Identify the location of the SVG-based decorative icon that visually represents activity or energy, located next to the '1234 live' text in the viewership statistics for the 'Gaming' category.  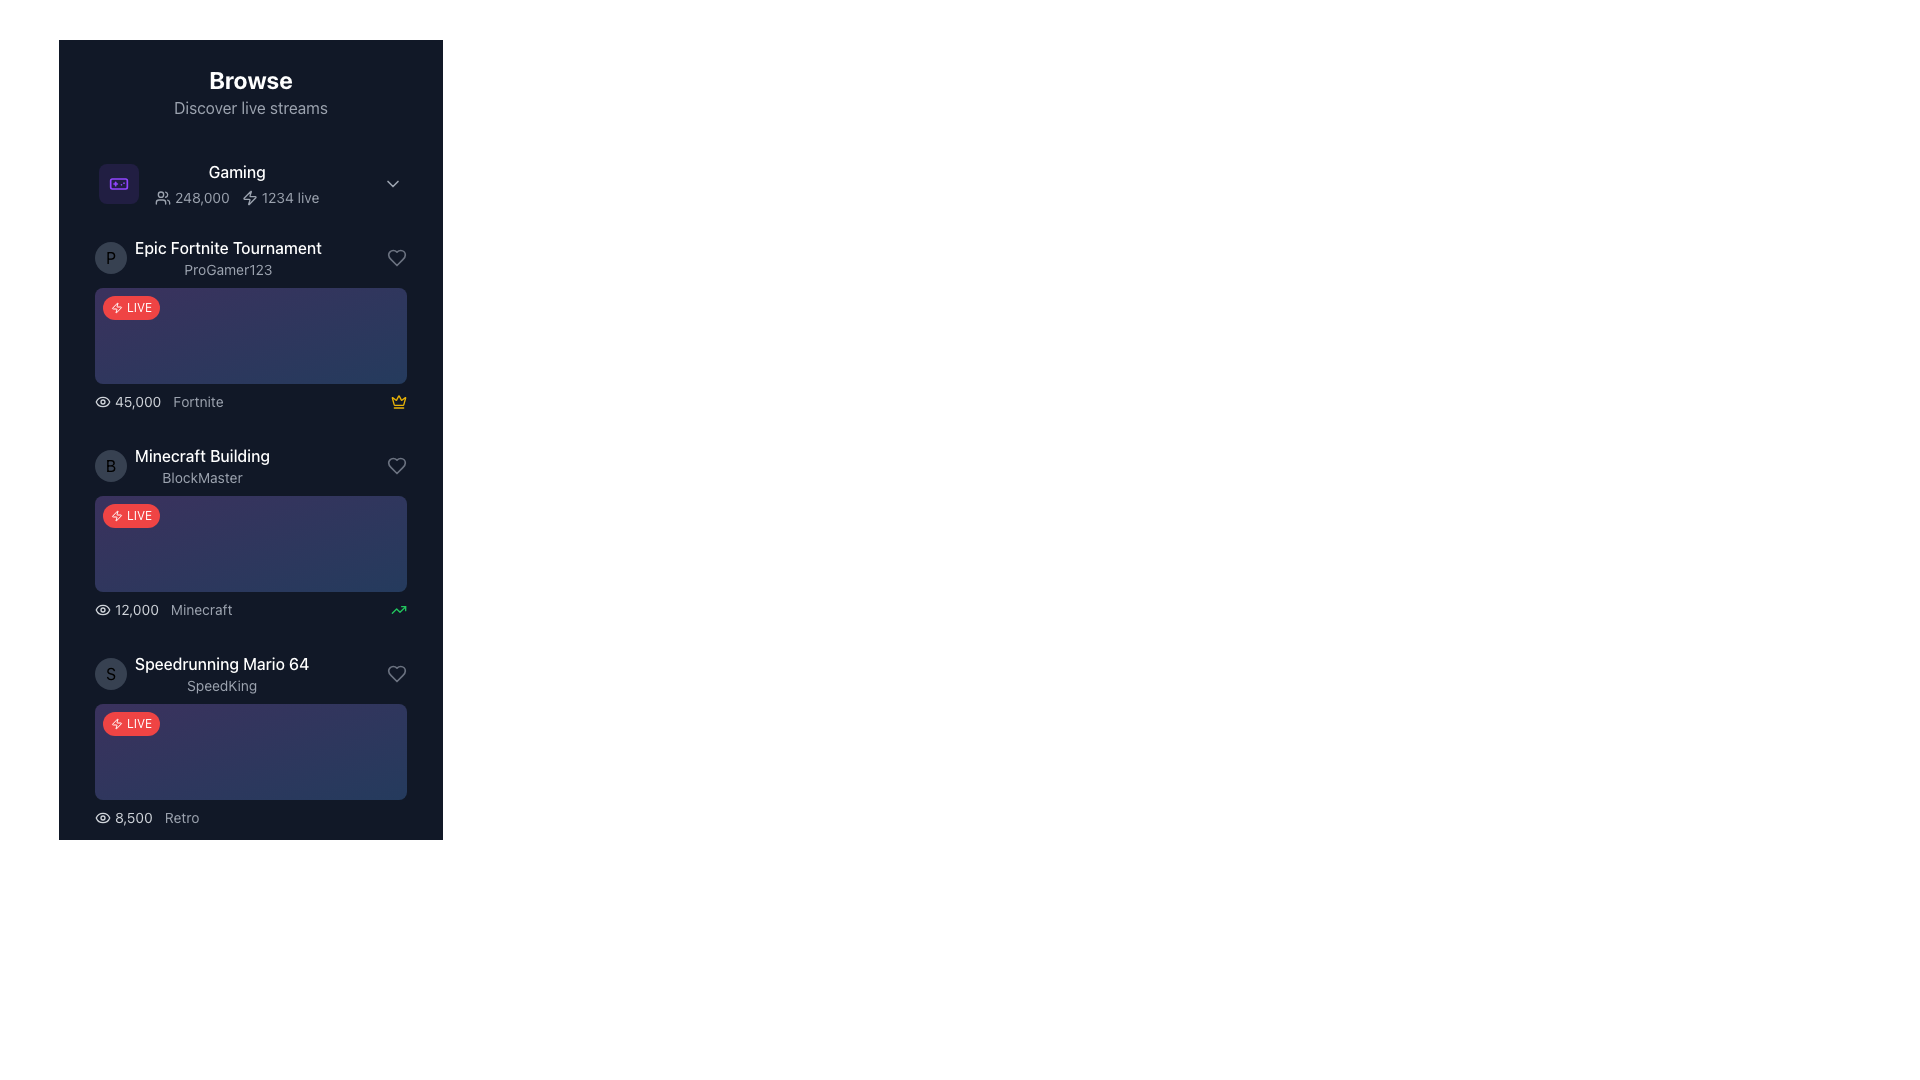
(248, 197).